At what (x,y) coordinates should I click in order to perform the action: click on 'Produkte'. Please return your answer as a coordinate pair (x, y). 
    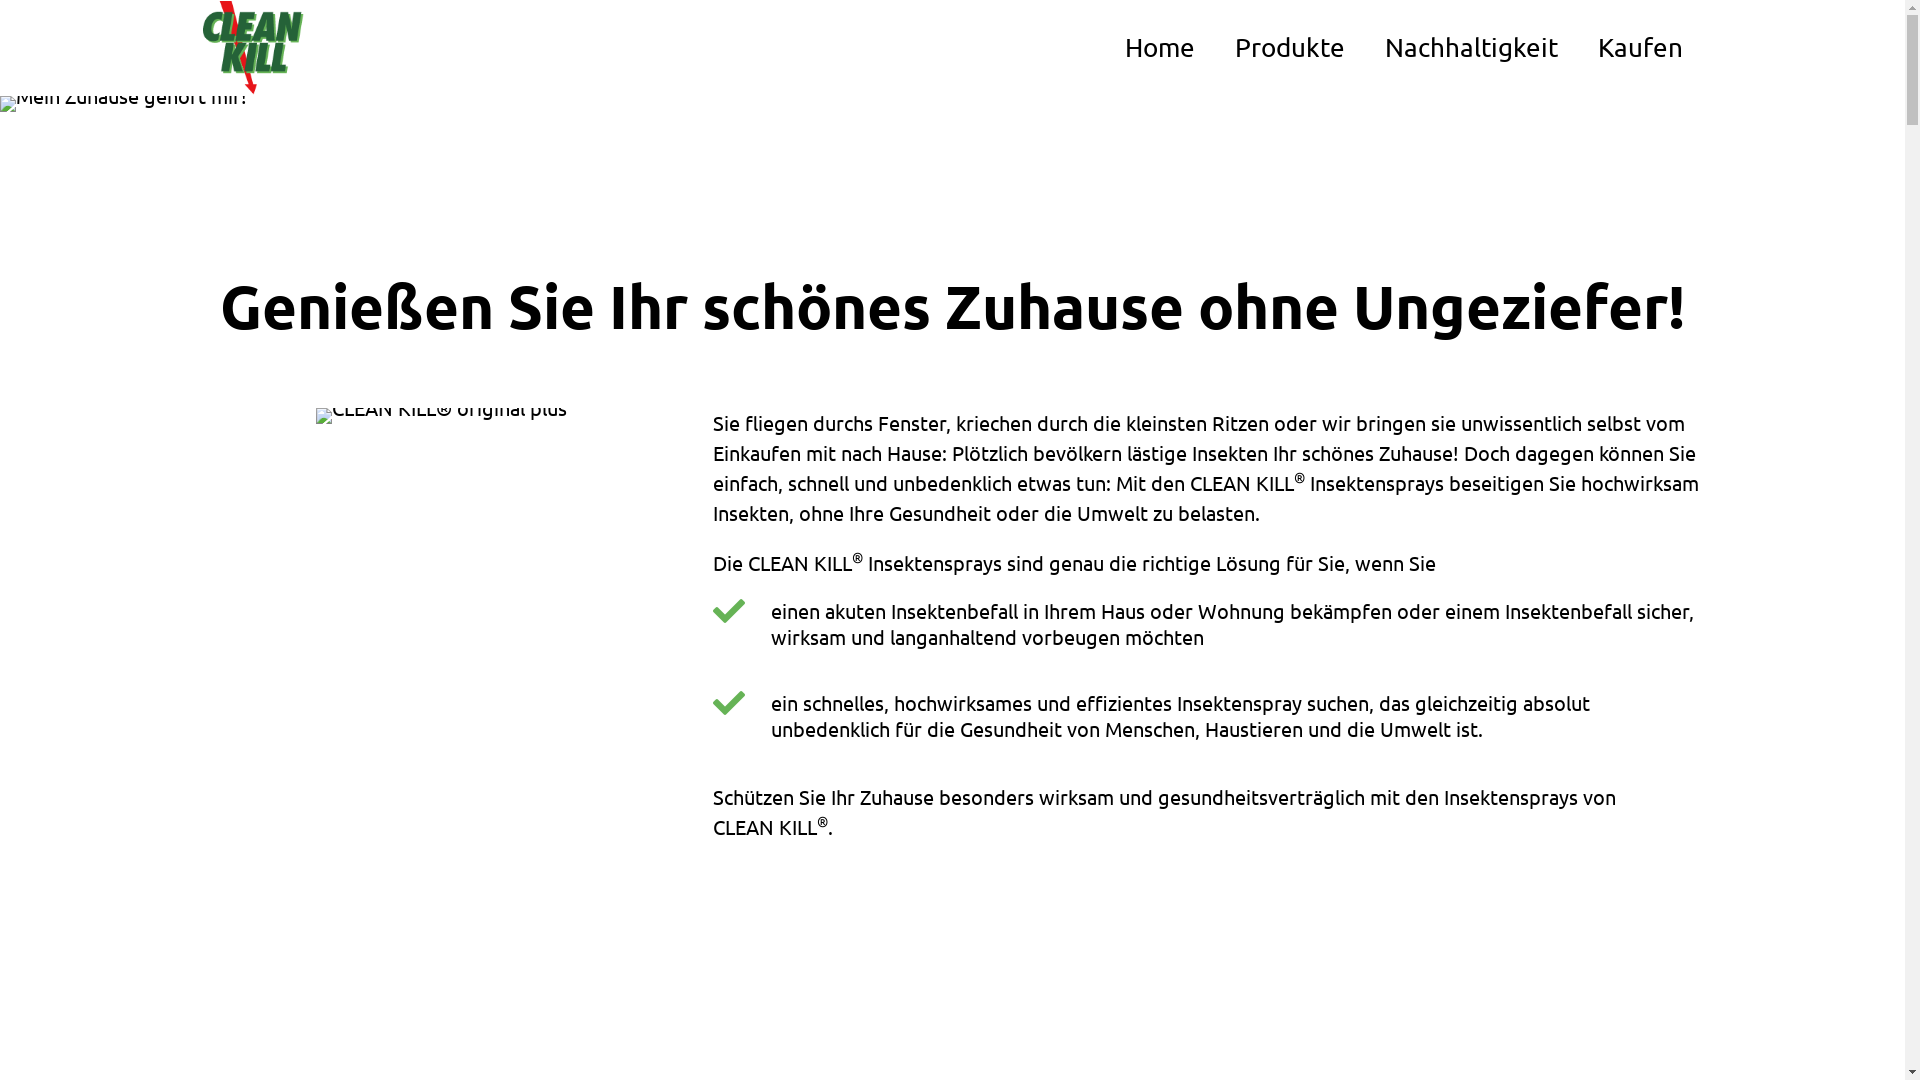
    Looking at the image, I should click on (1213, 46).